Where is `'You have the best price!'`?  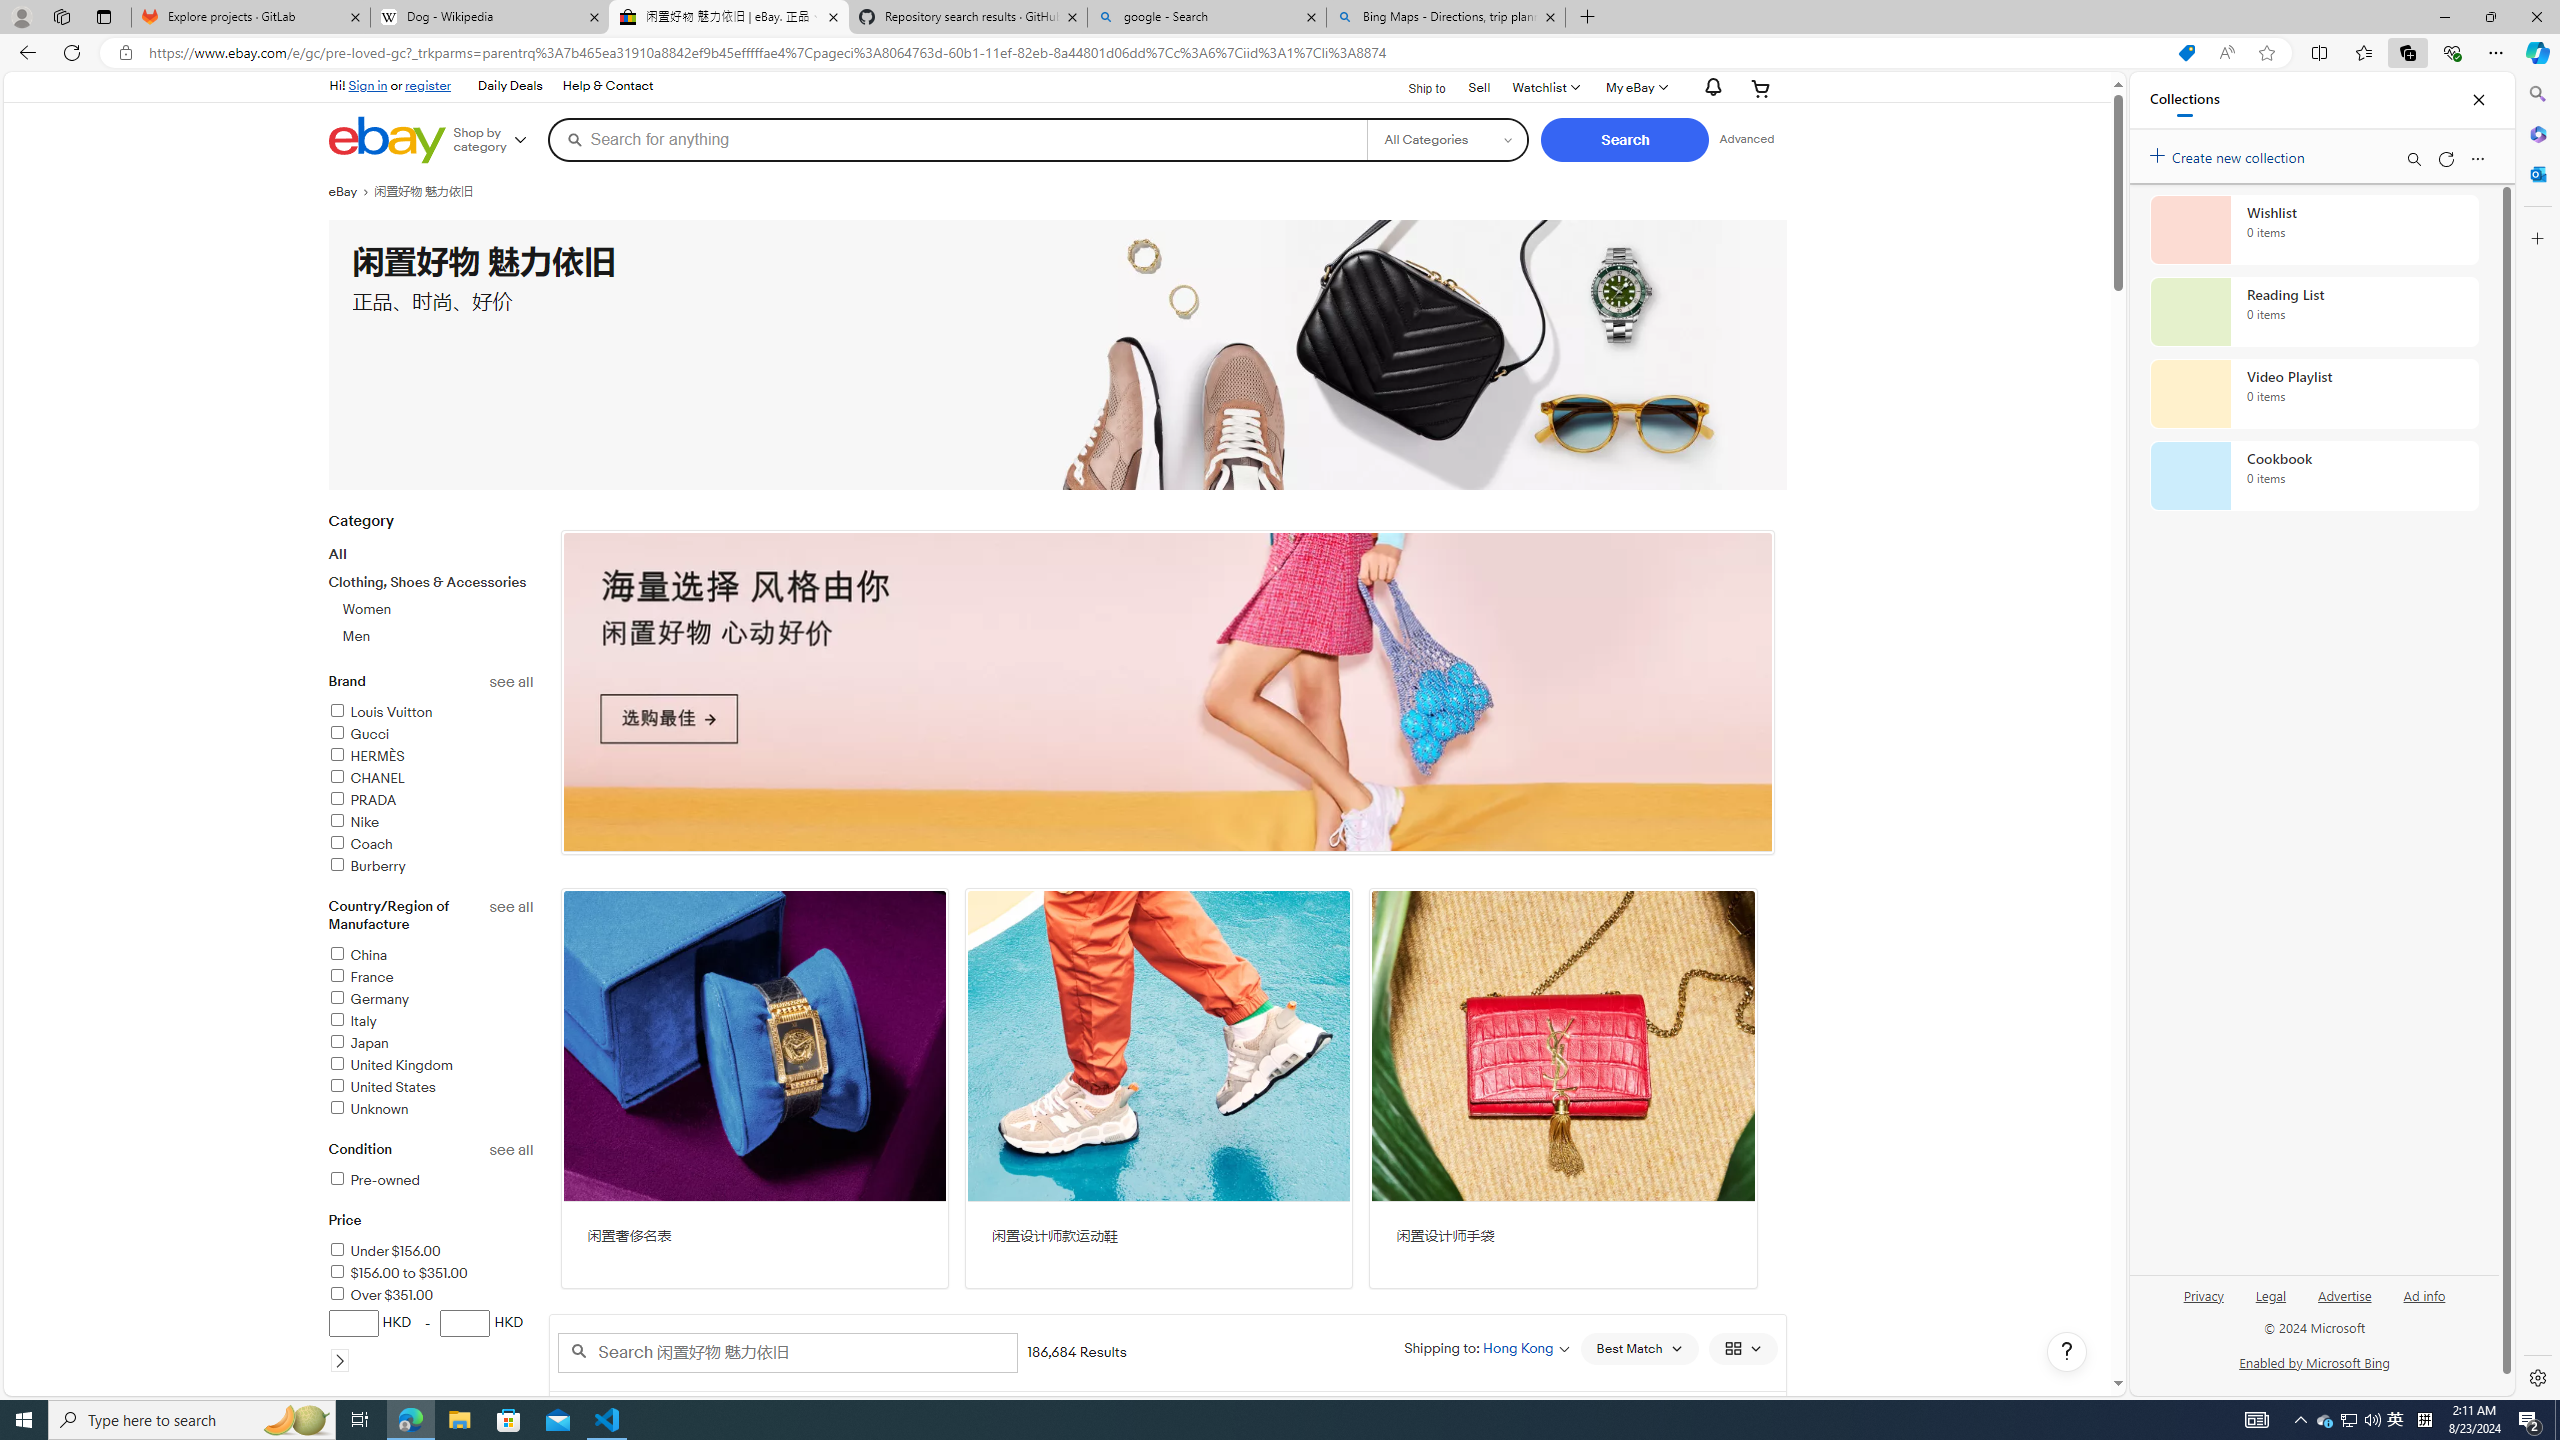
'You have the best price!' is located at coordinates (2185, 53).